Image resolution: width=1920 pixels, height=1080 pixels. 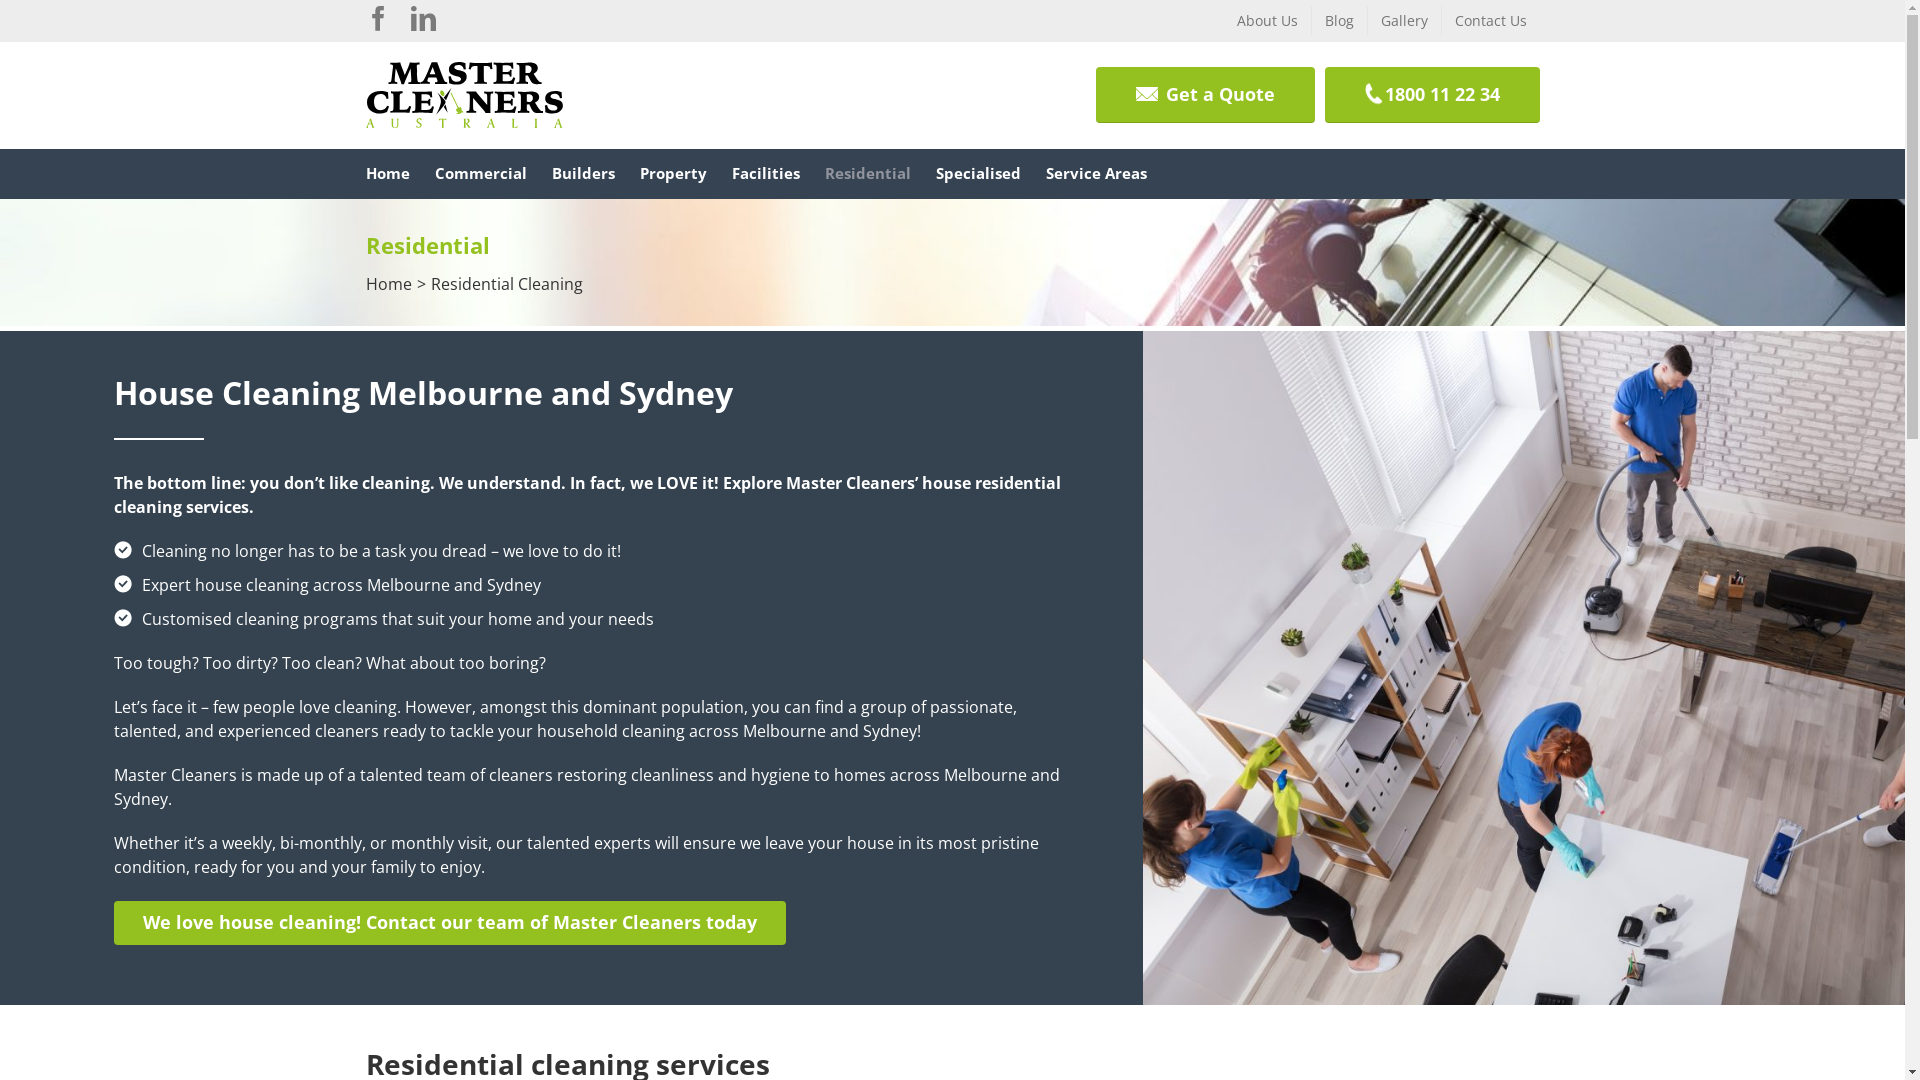 What do you see at coordinates (1266, 20) in the screenshot?
I see `'About Us'` at bounding box center [1266, 20].